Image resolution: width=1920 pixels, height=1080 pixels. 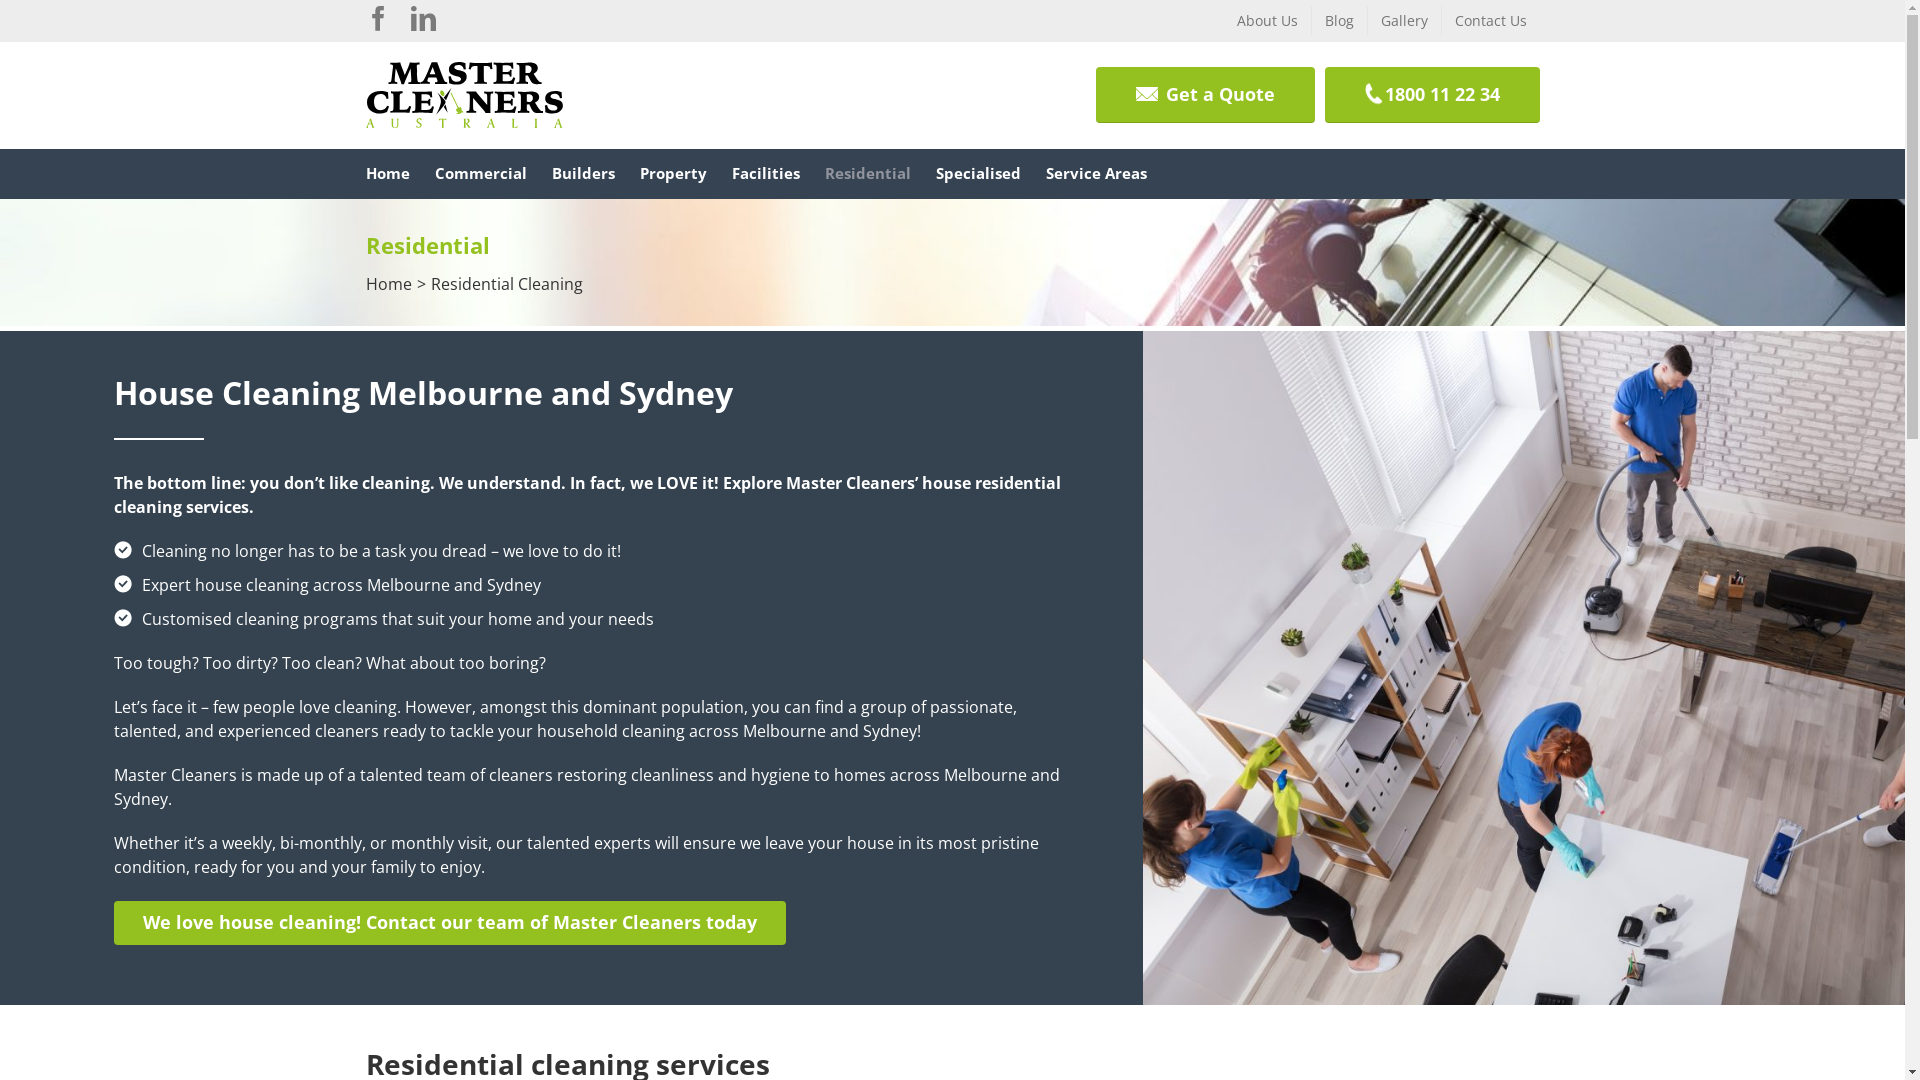 What do you see at coordinates (1266, 20) in the screenshot?
I see `'About Us'` at bounding box center [1266, 20].